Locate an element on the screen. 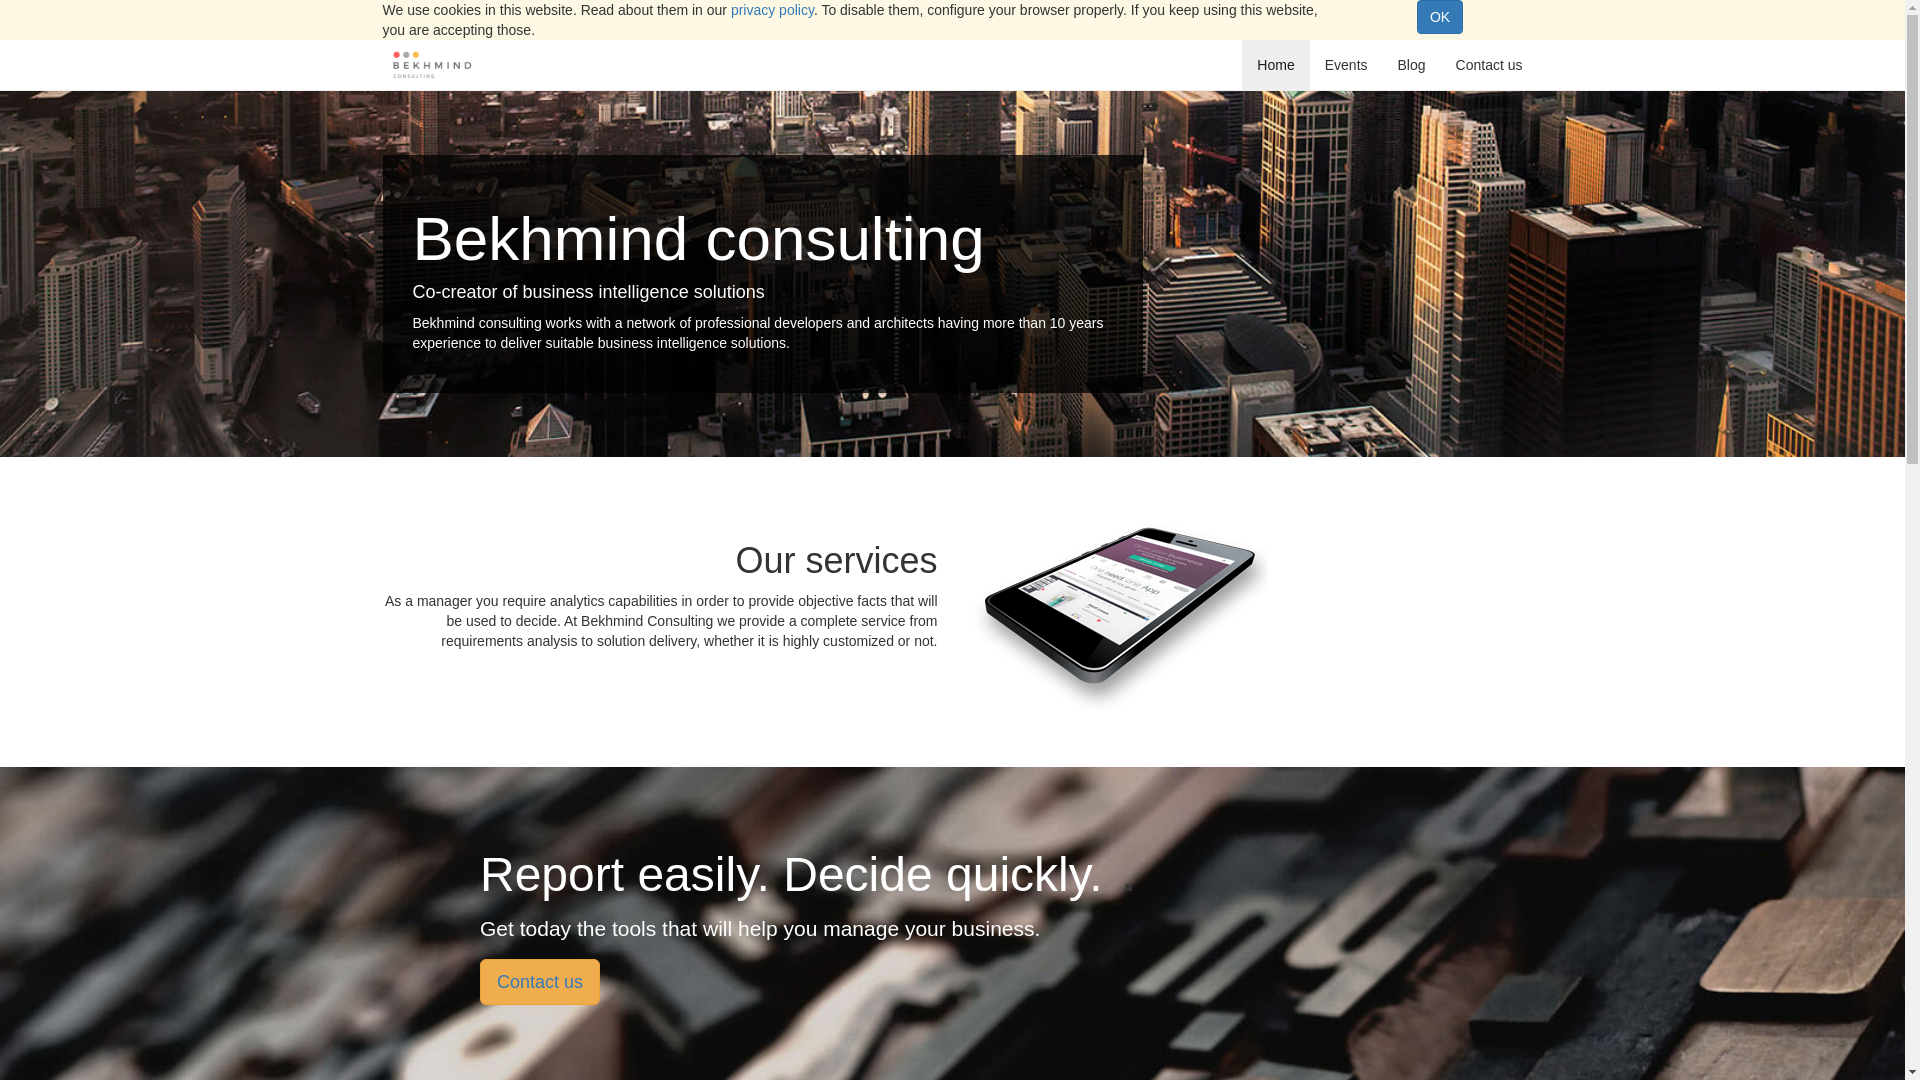  'OK' is located at coordinates (1440, 16).